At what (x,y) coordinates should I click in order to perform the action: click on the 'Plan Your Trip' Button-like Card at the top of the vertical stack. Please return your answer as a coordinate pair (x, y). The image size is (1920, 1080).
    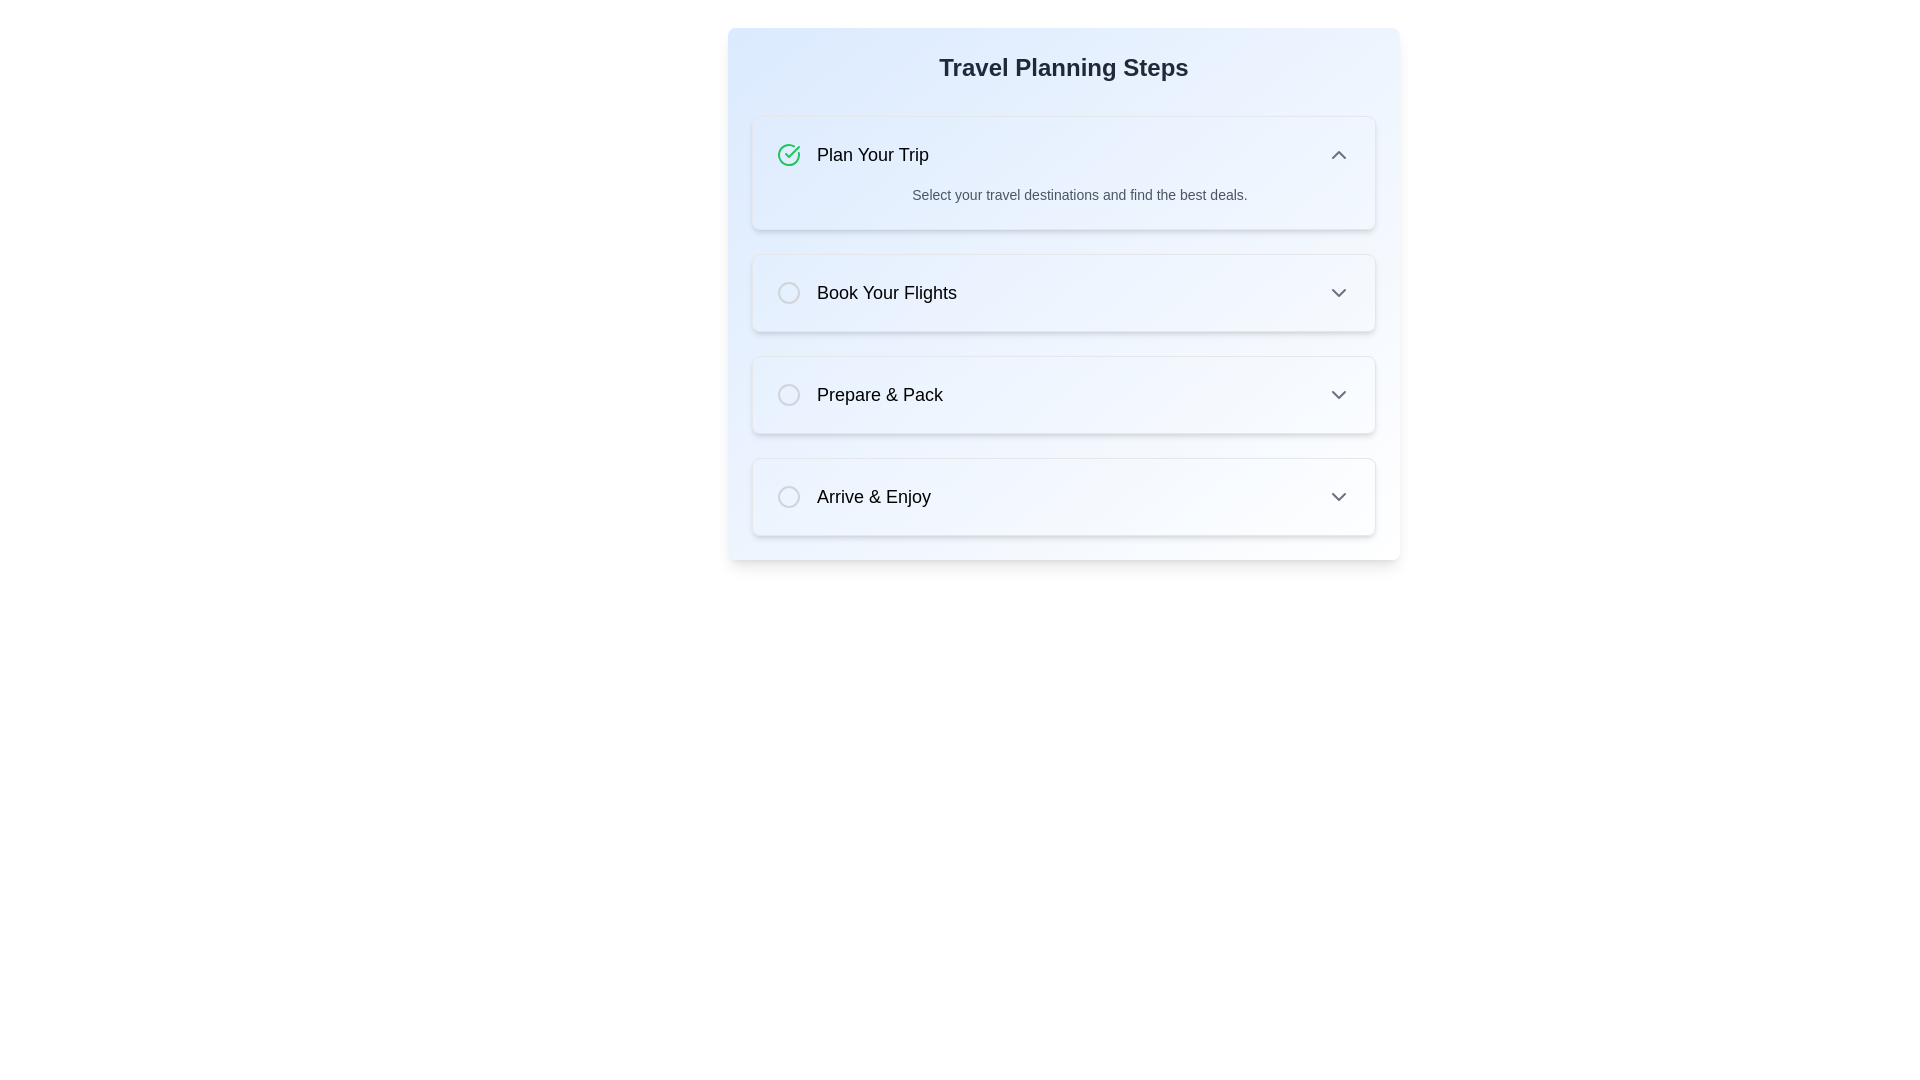
    Looking at the image, I should click on (1063, 172).